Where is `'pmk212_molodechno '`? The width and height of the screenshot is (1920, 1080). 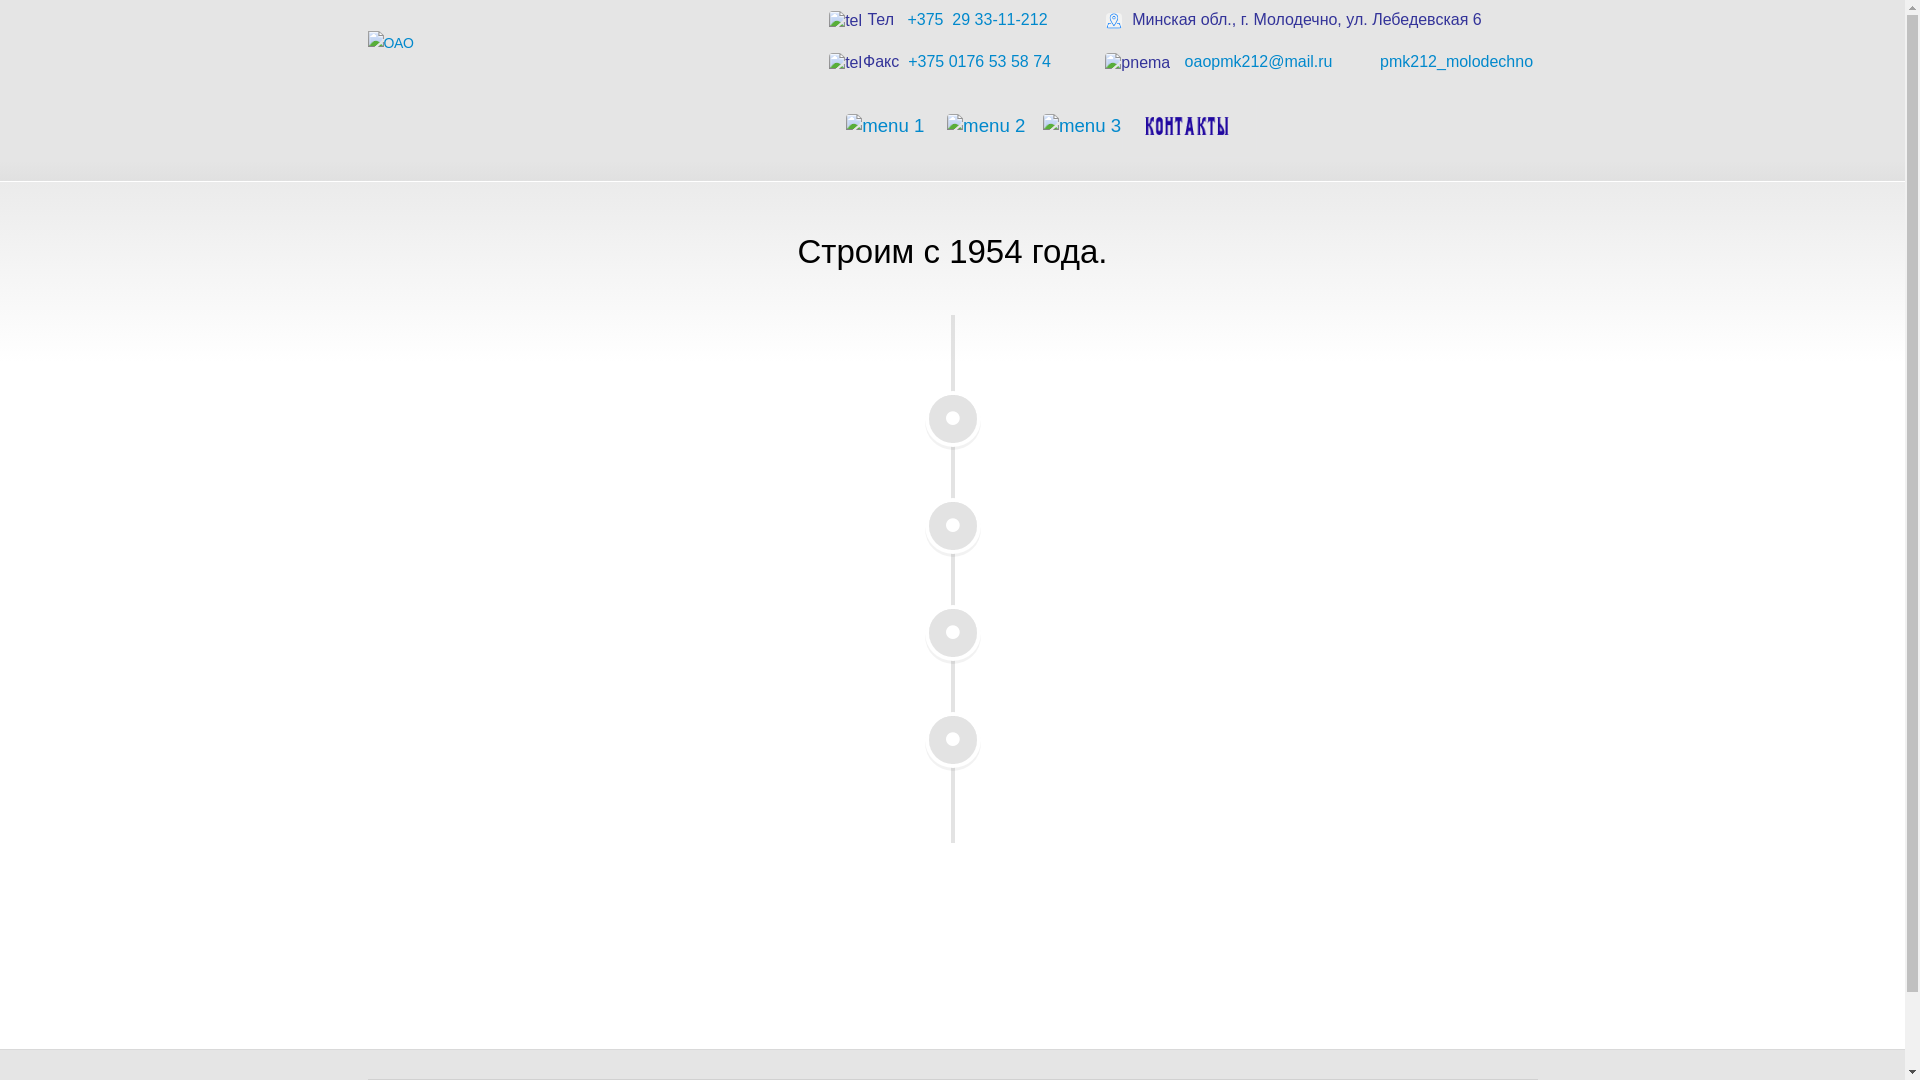
'pmk212_molodechno ' is located at coordinates (1379, 60).